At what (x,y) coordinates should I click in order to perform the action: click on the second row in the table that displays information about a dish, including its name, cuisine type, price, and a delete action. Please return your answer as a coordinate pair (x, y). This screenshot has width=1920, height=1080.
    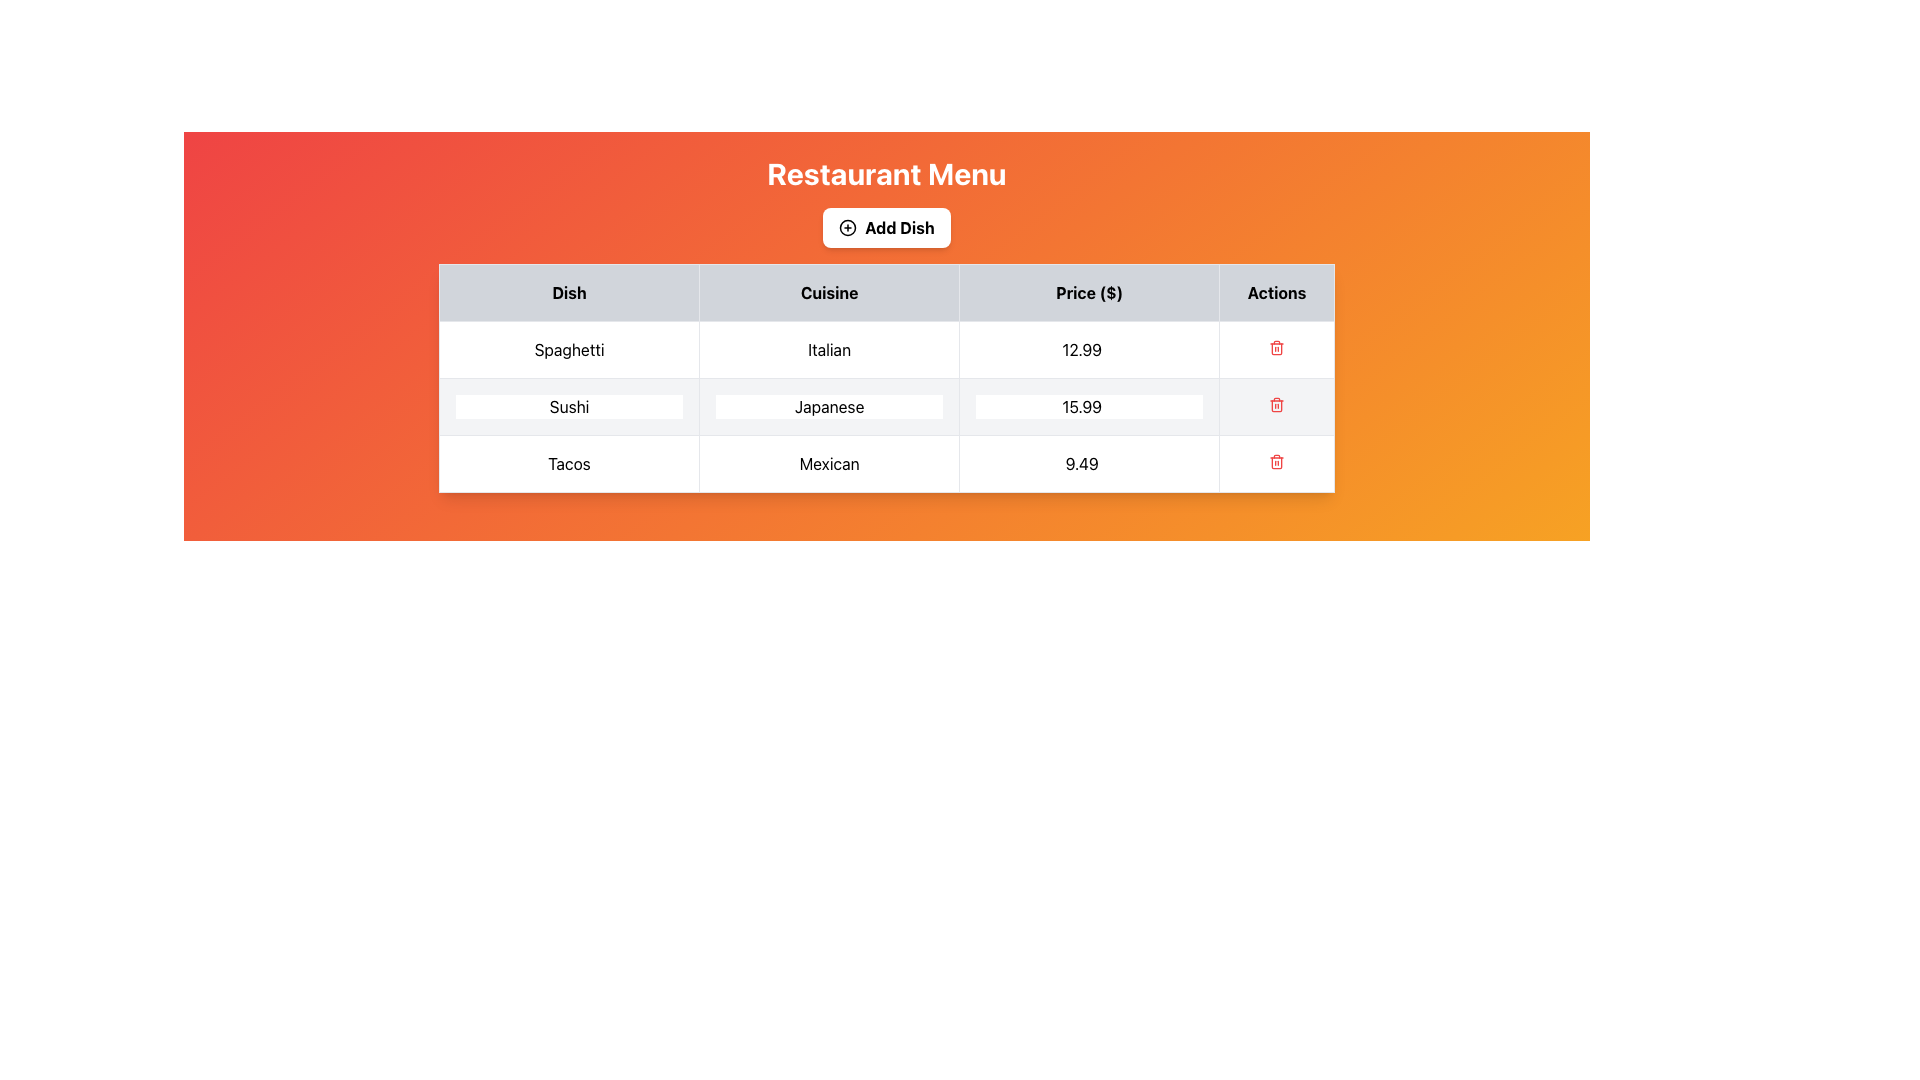
    Looking at the image, I should click on (886, 406).